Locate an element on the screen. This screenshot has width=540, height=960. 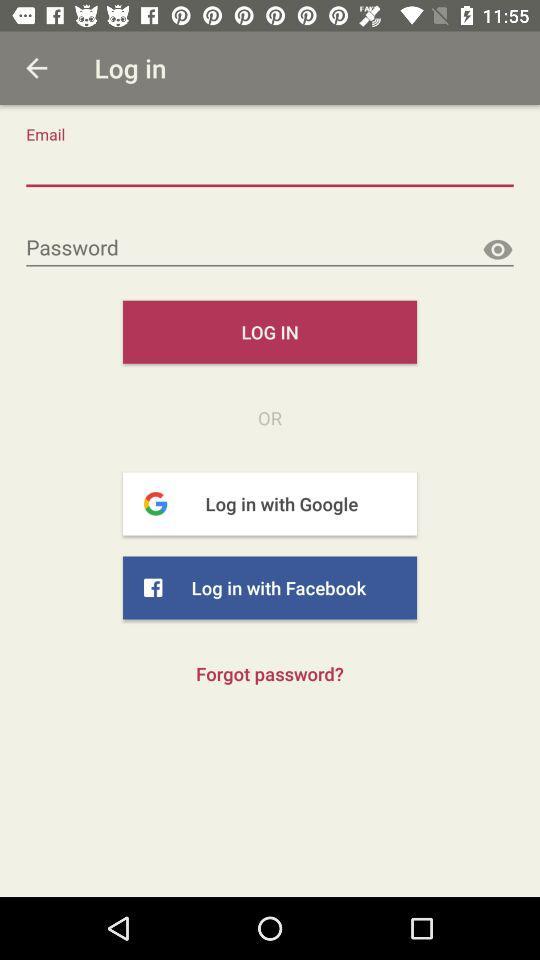
the mailbox is located at coordinates (270, 167).